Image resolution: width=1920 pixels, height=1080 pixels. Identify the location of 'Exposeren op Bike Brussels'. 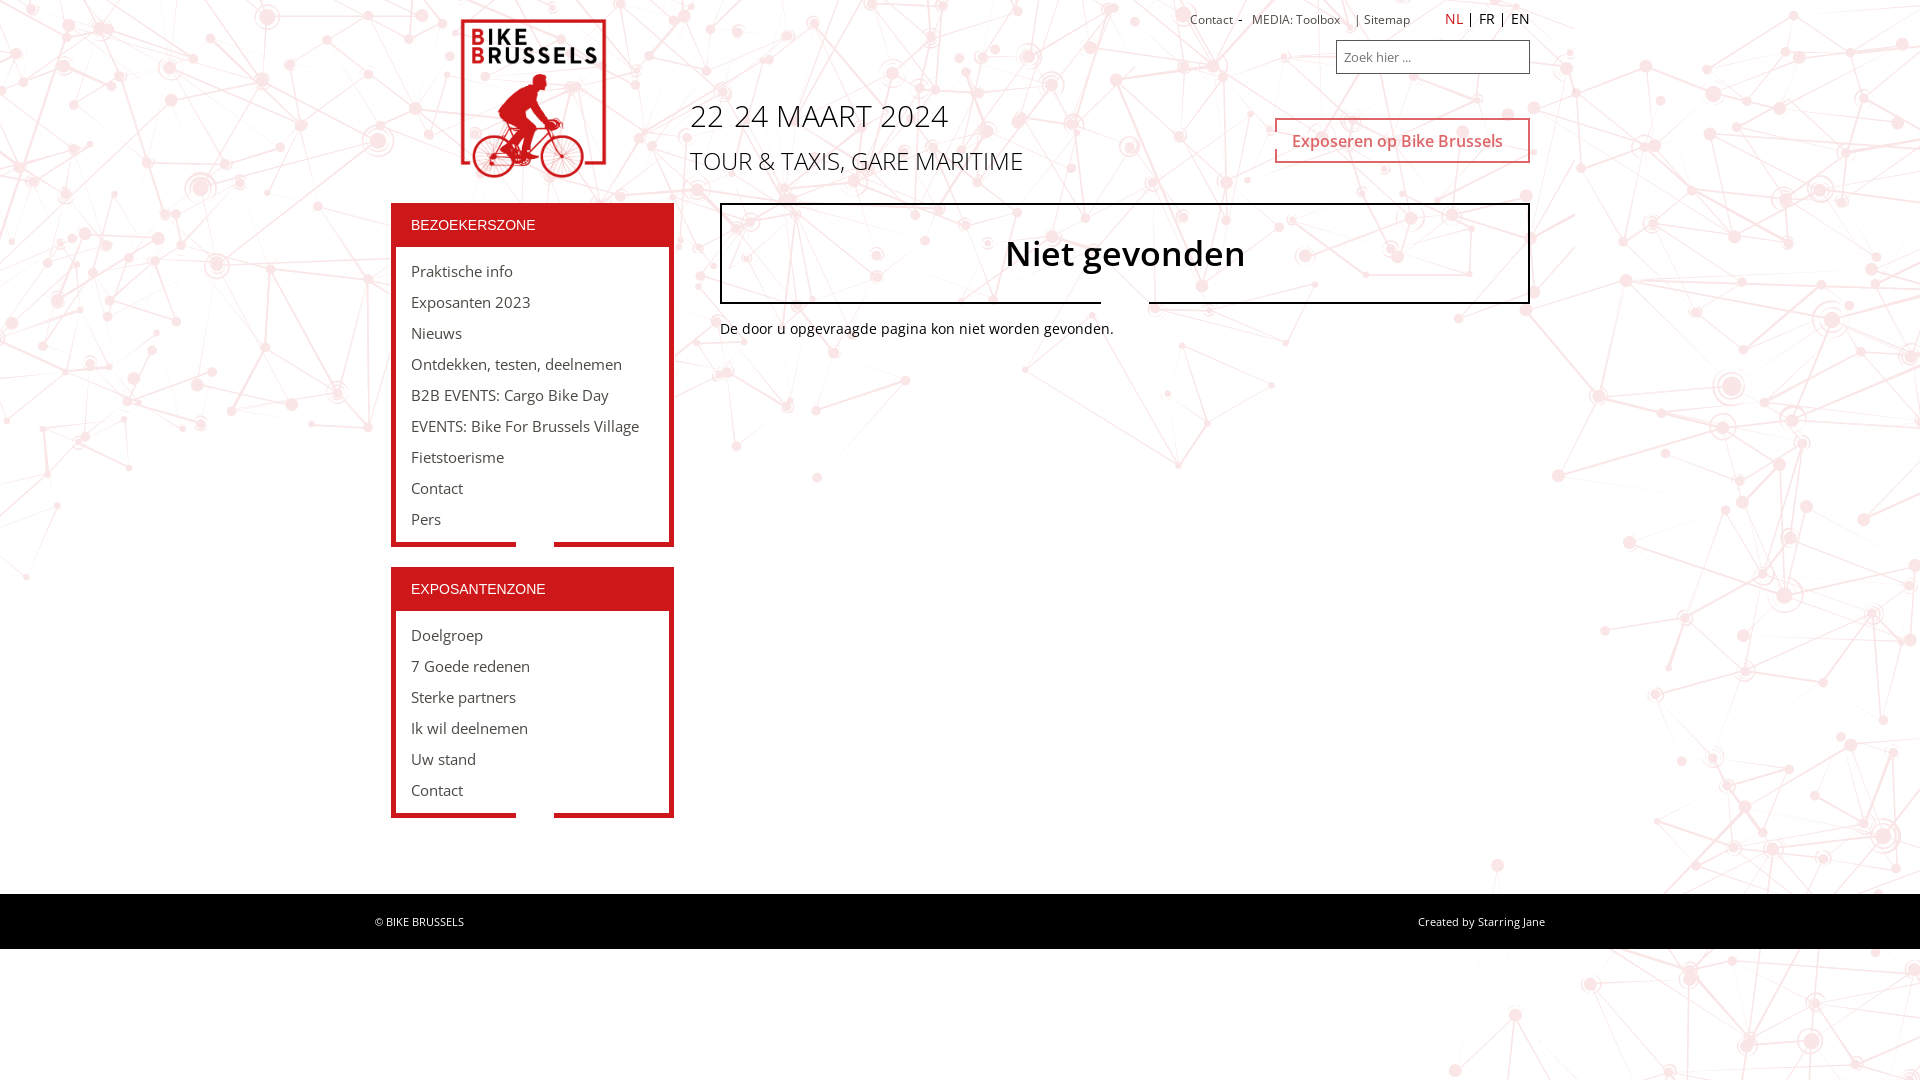
(1401, 139).